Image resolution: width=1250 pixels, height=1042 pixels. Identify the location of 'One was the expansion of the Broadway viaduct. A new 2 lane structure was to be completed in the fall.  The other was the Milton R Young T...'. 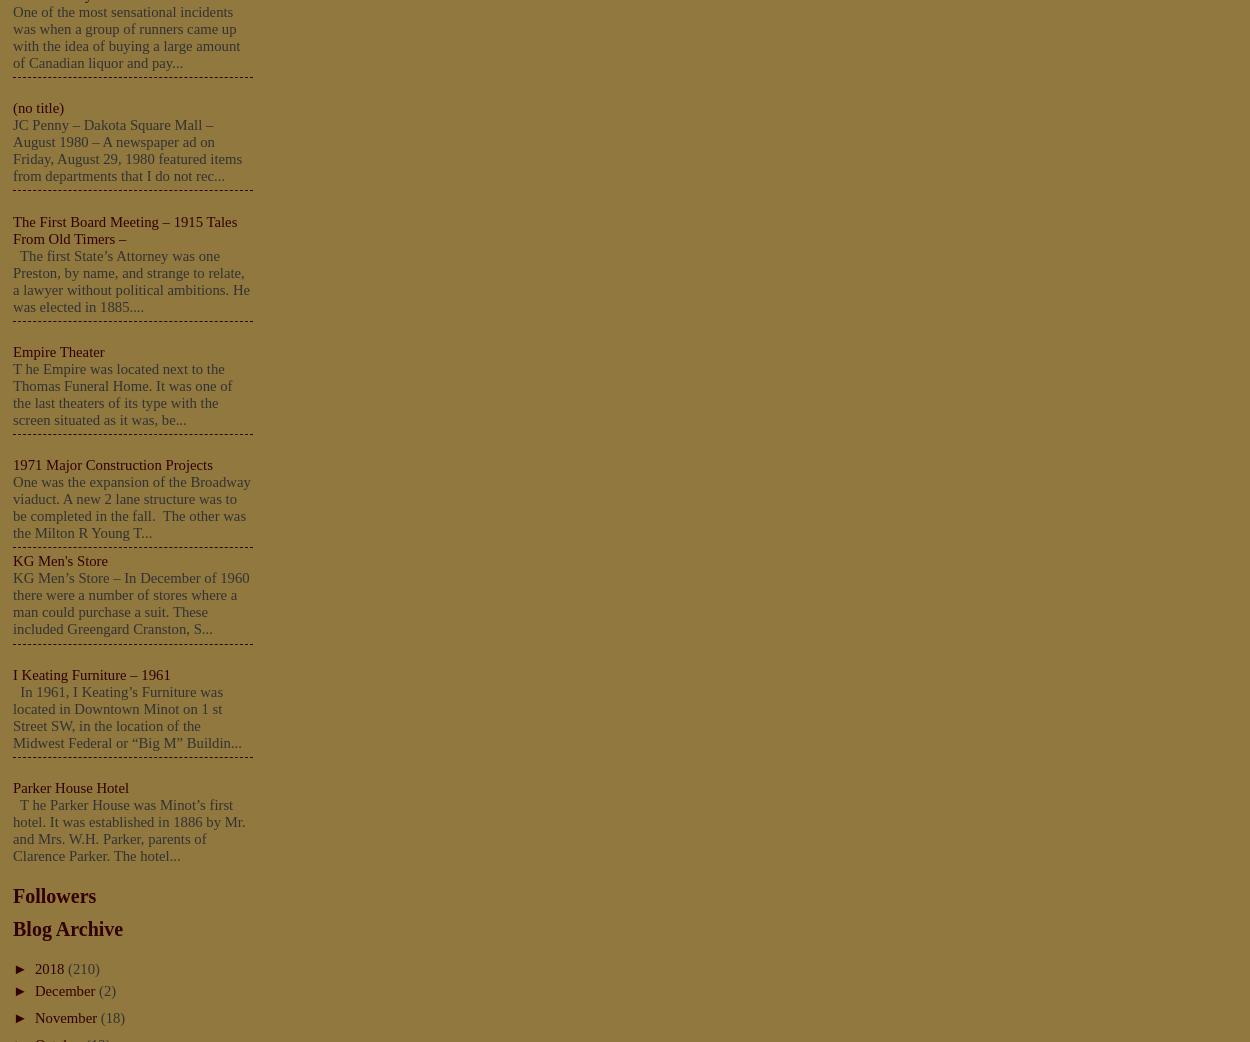
(131, 507).